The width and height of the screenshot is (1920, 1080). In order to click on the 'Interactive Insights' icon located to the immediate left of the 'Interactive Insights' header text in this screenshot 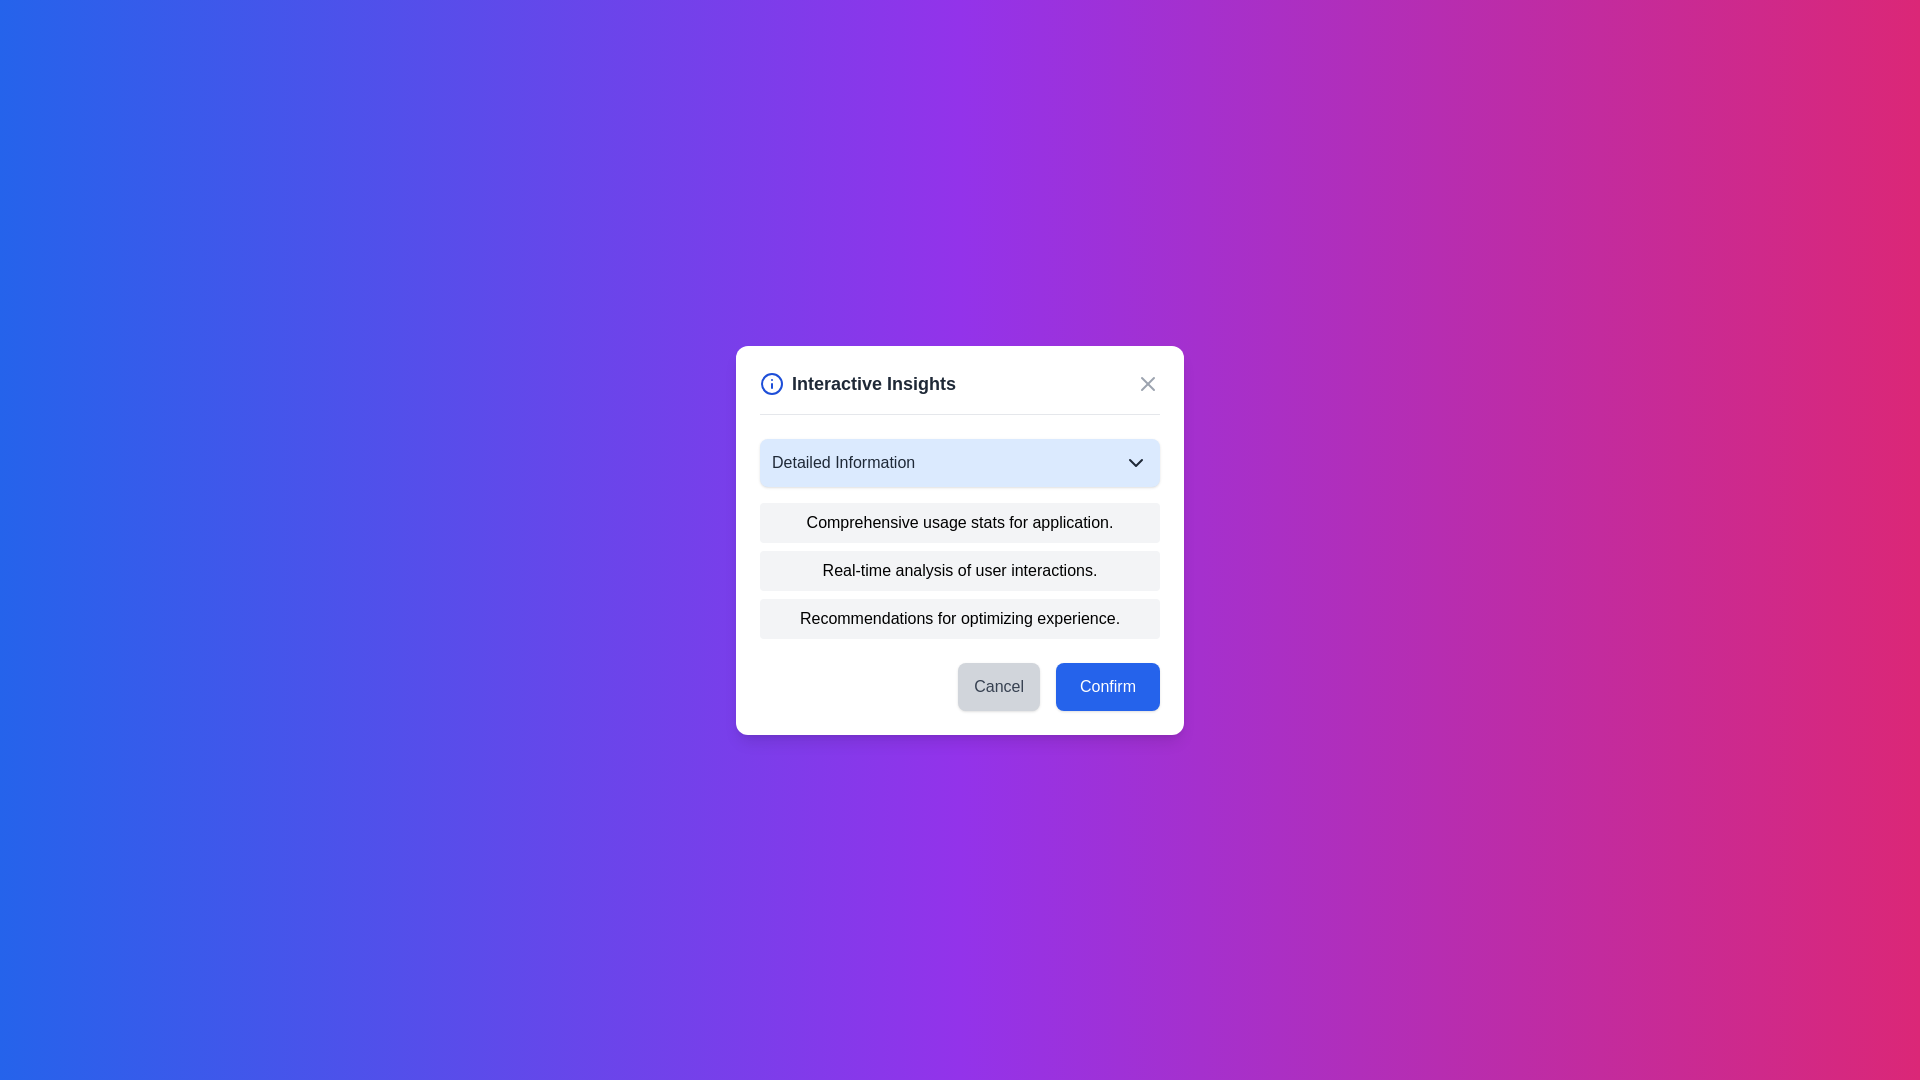, I will do `click(771, 383)`.